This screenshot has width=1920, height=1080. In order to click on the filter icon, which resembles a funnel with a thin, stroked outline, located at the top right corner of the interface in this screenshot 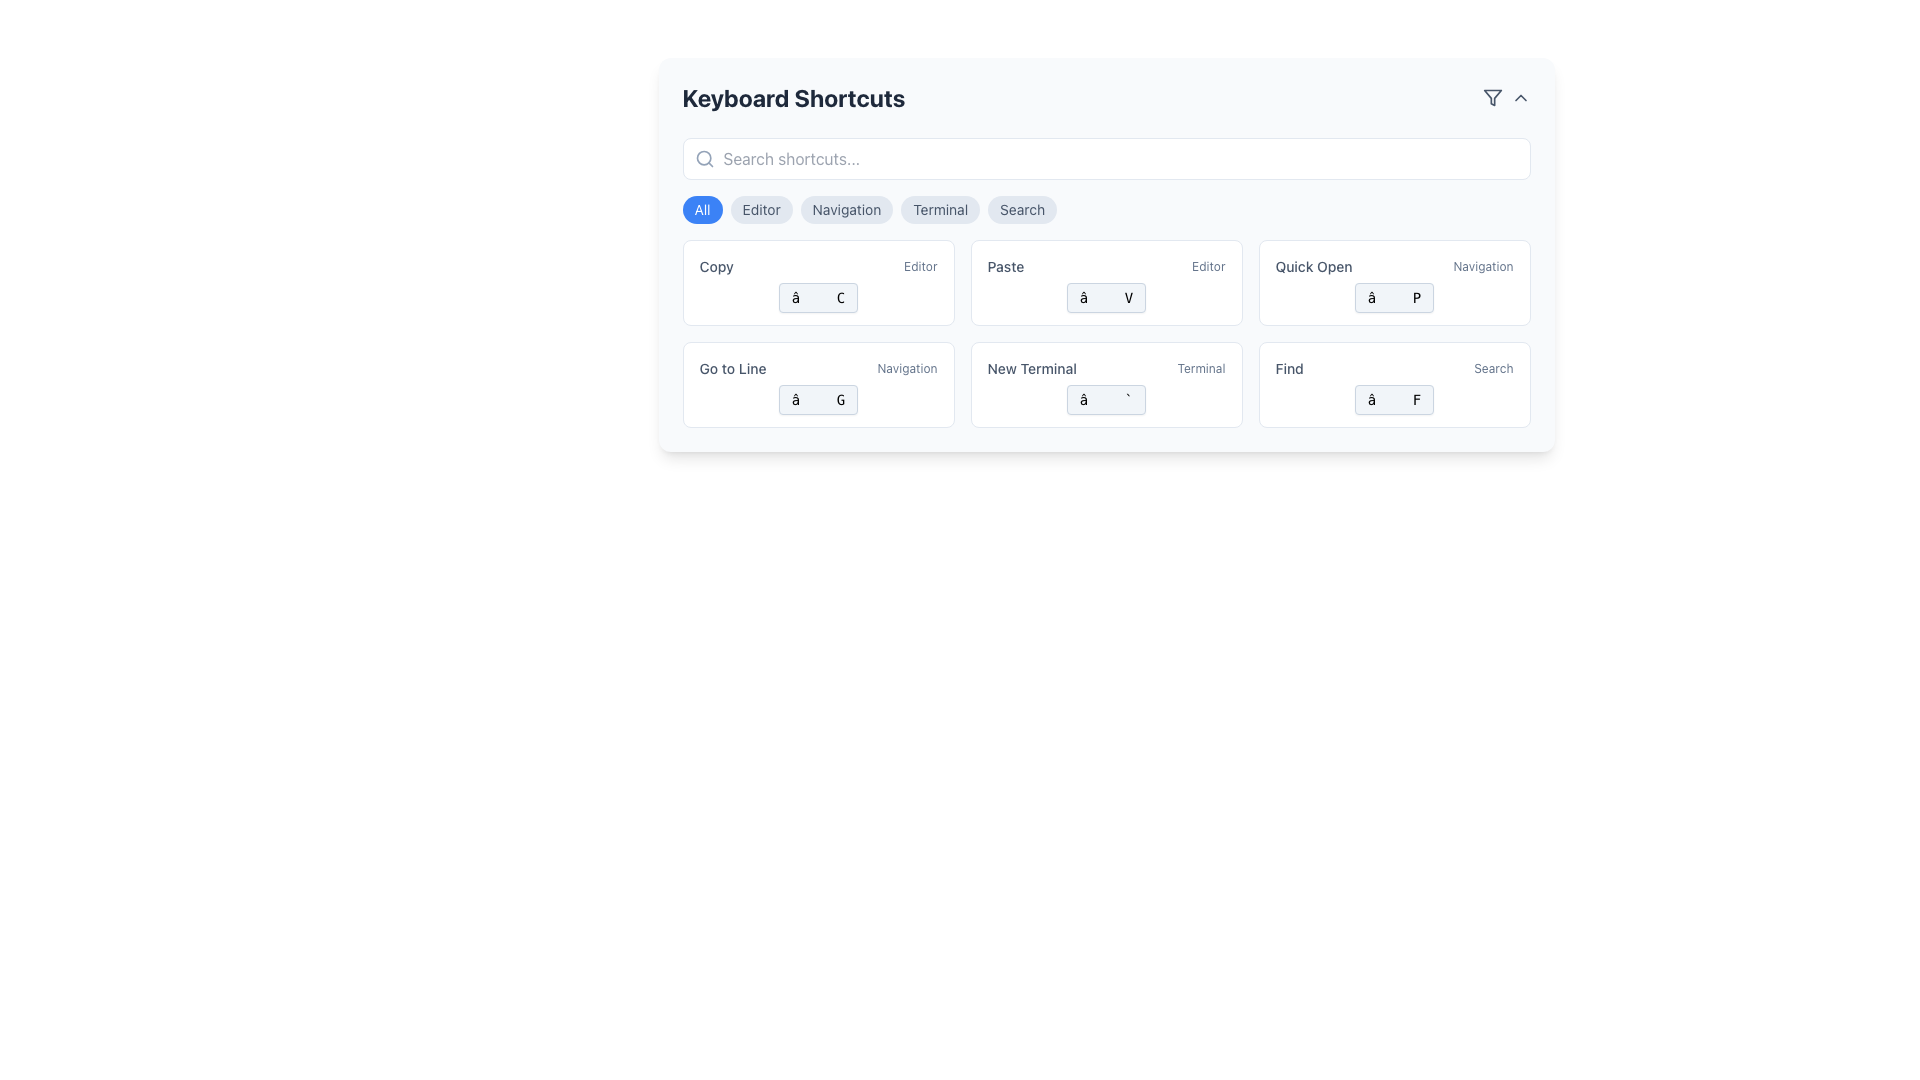, I will do `click(1492, 97)`.